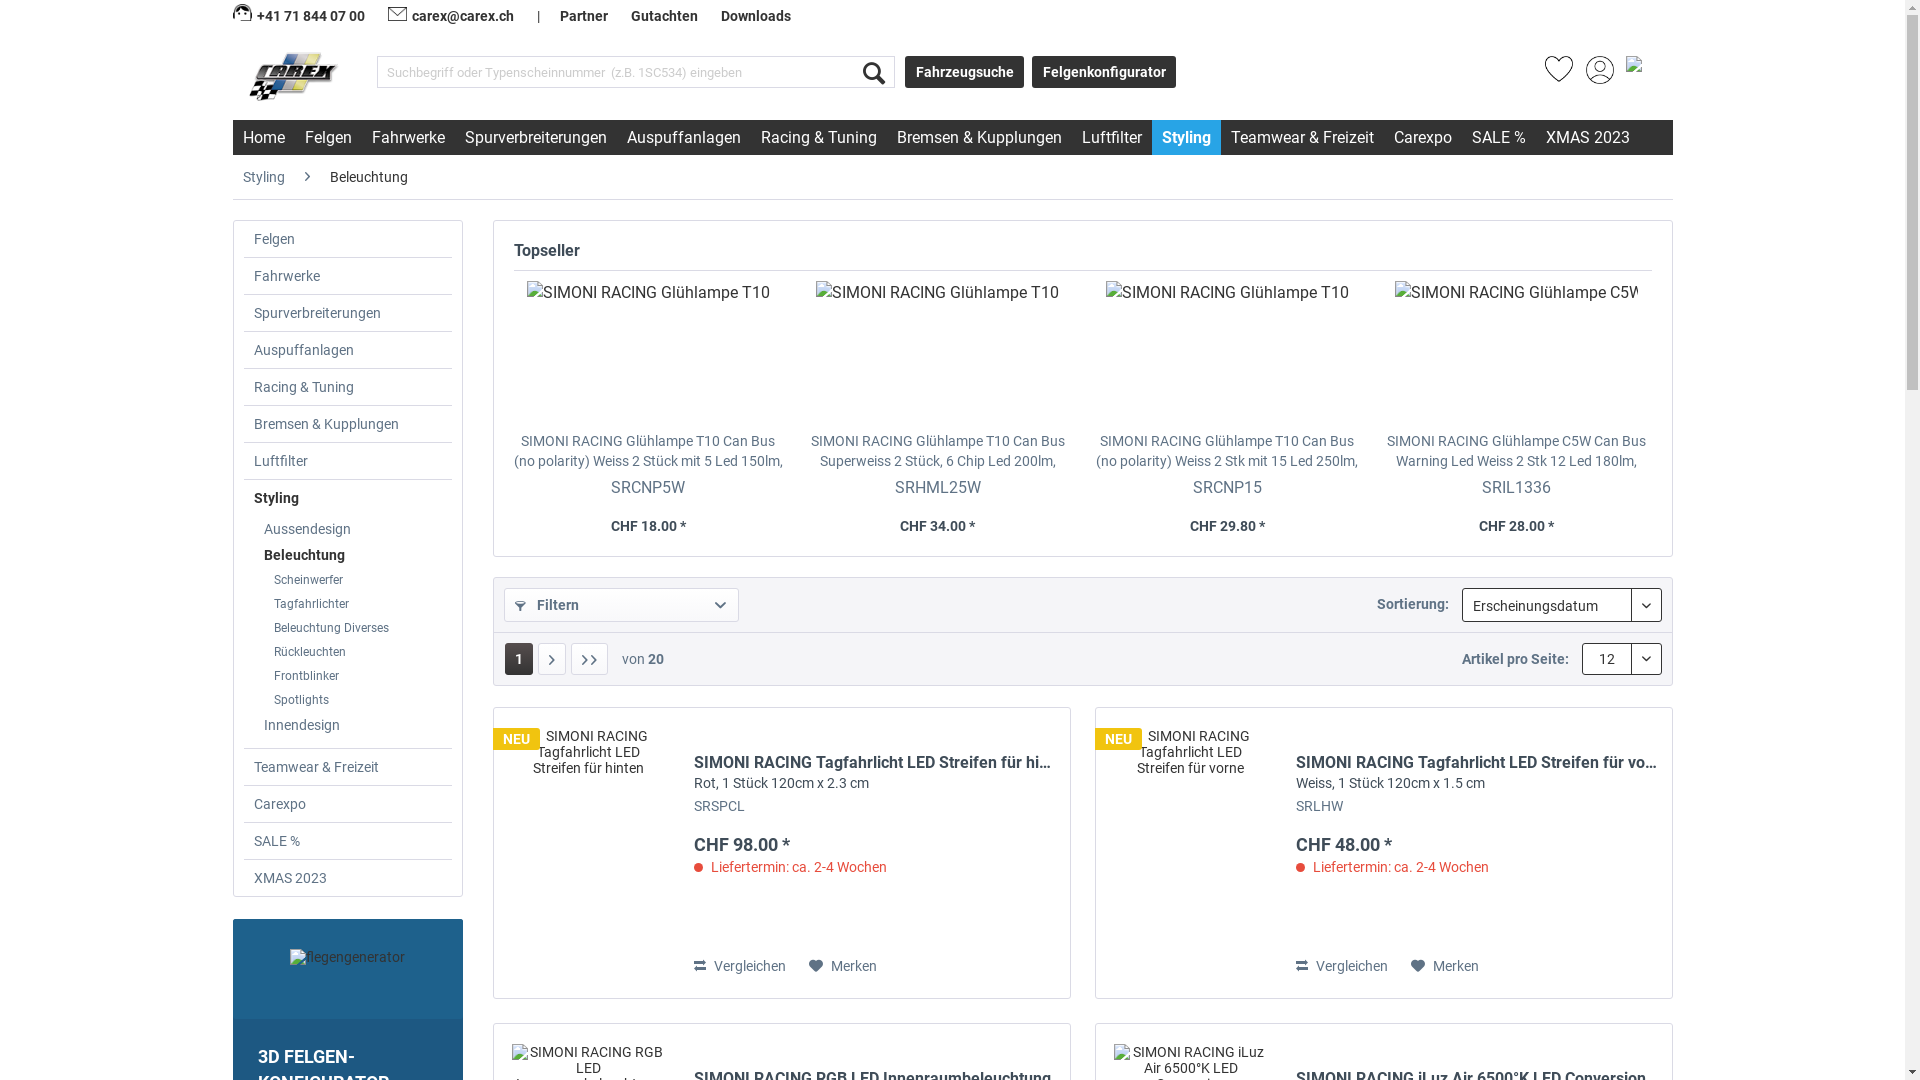 This screenshot has width=1920, height=1080. Describe the element at coordinates (358, 579) in the screenshot. I see `'Scheinwerfer'` at that location.